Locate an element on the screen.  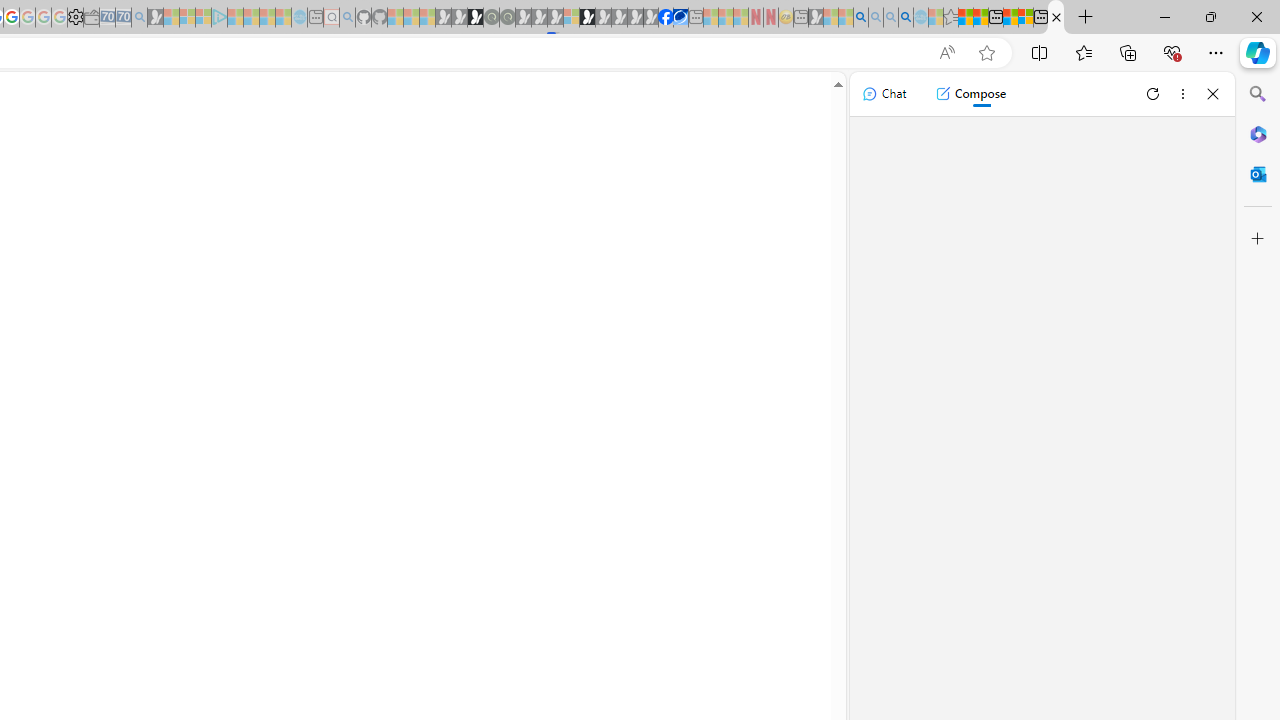
'Nordace | Facebook' is located at coordinates (666, 17).